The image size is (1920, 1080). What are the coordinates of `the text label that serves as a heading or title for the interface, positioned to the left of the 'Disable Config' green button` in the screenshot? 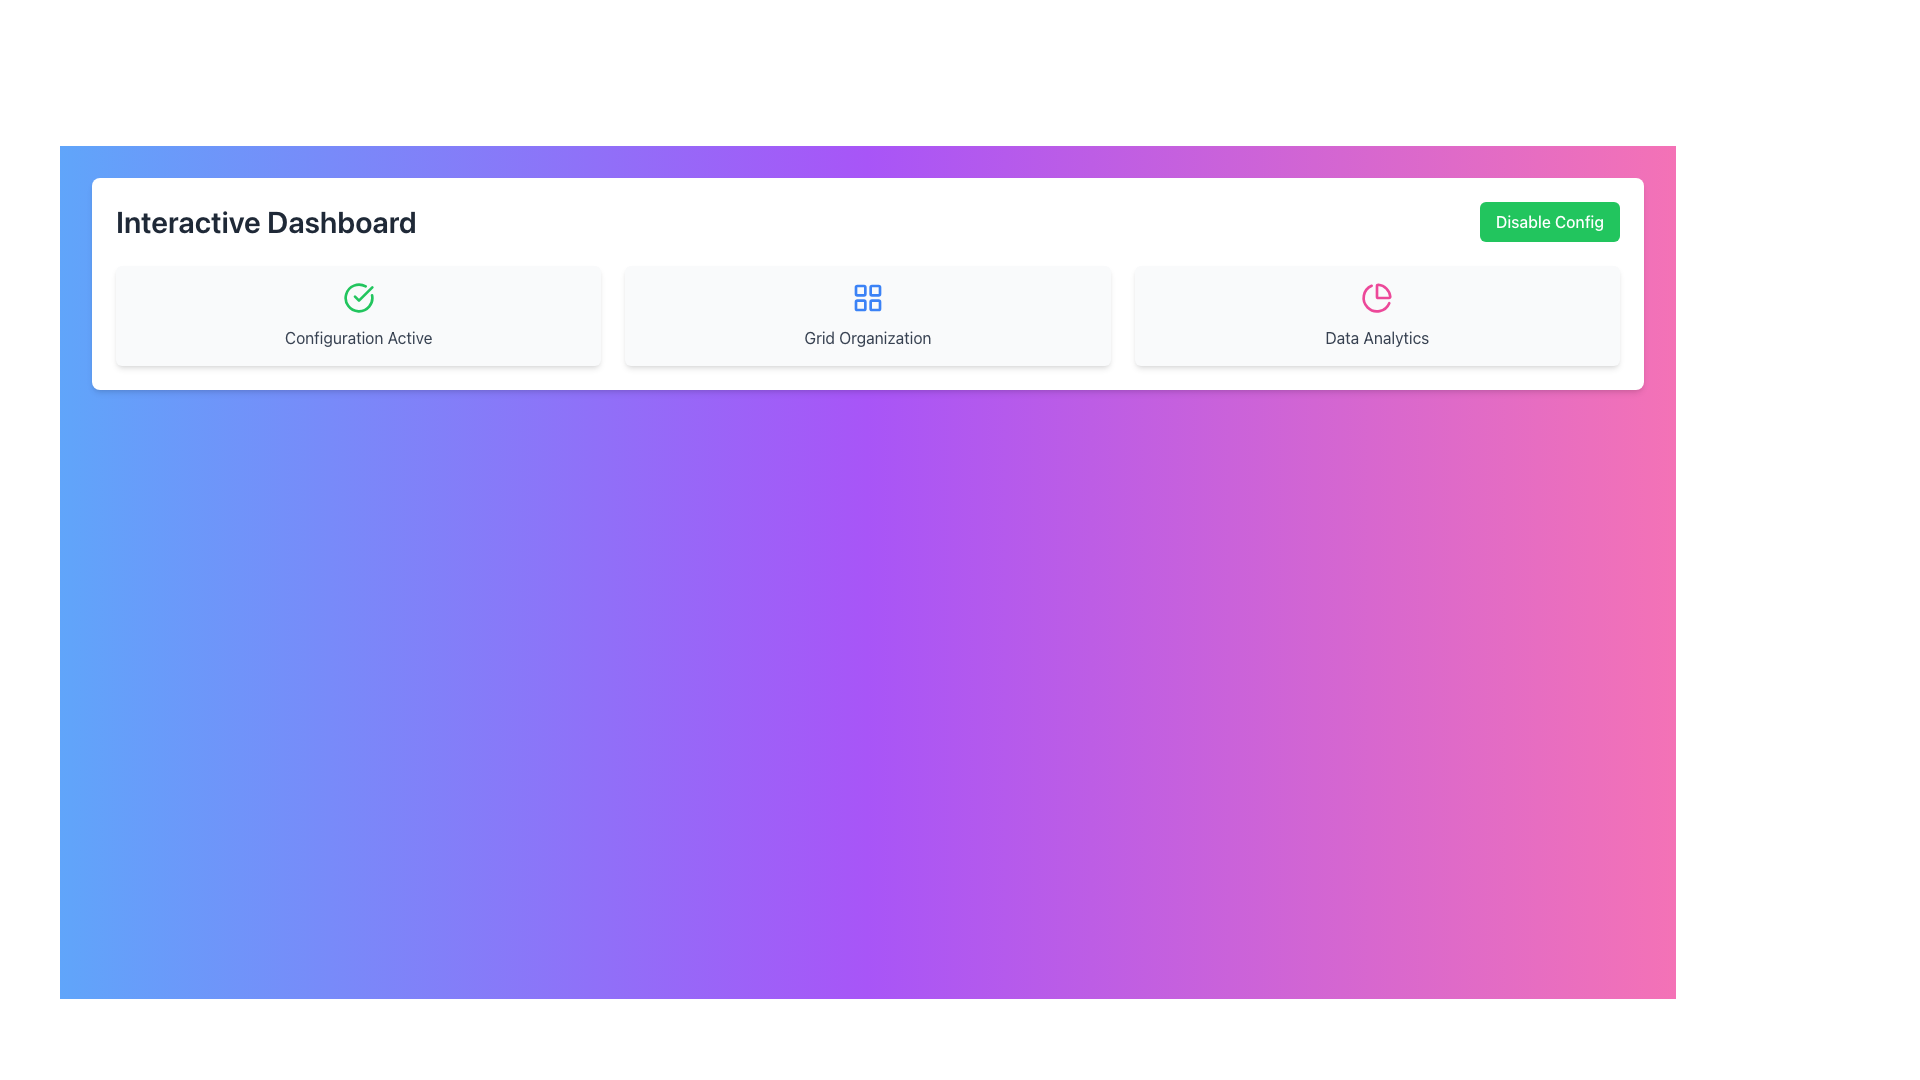 It's located at (265, 222).